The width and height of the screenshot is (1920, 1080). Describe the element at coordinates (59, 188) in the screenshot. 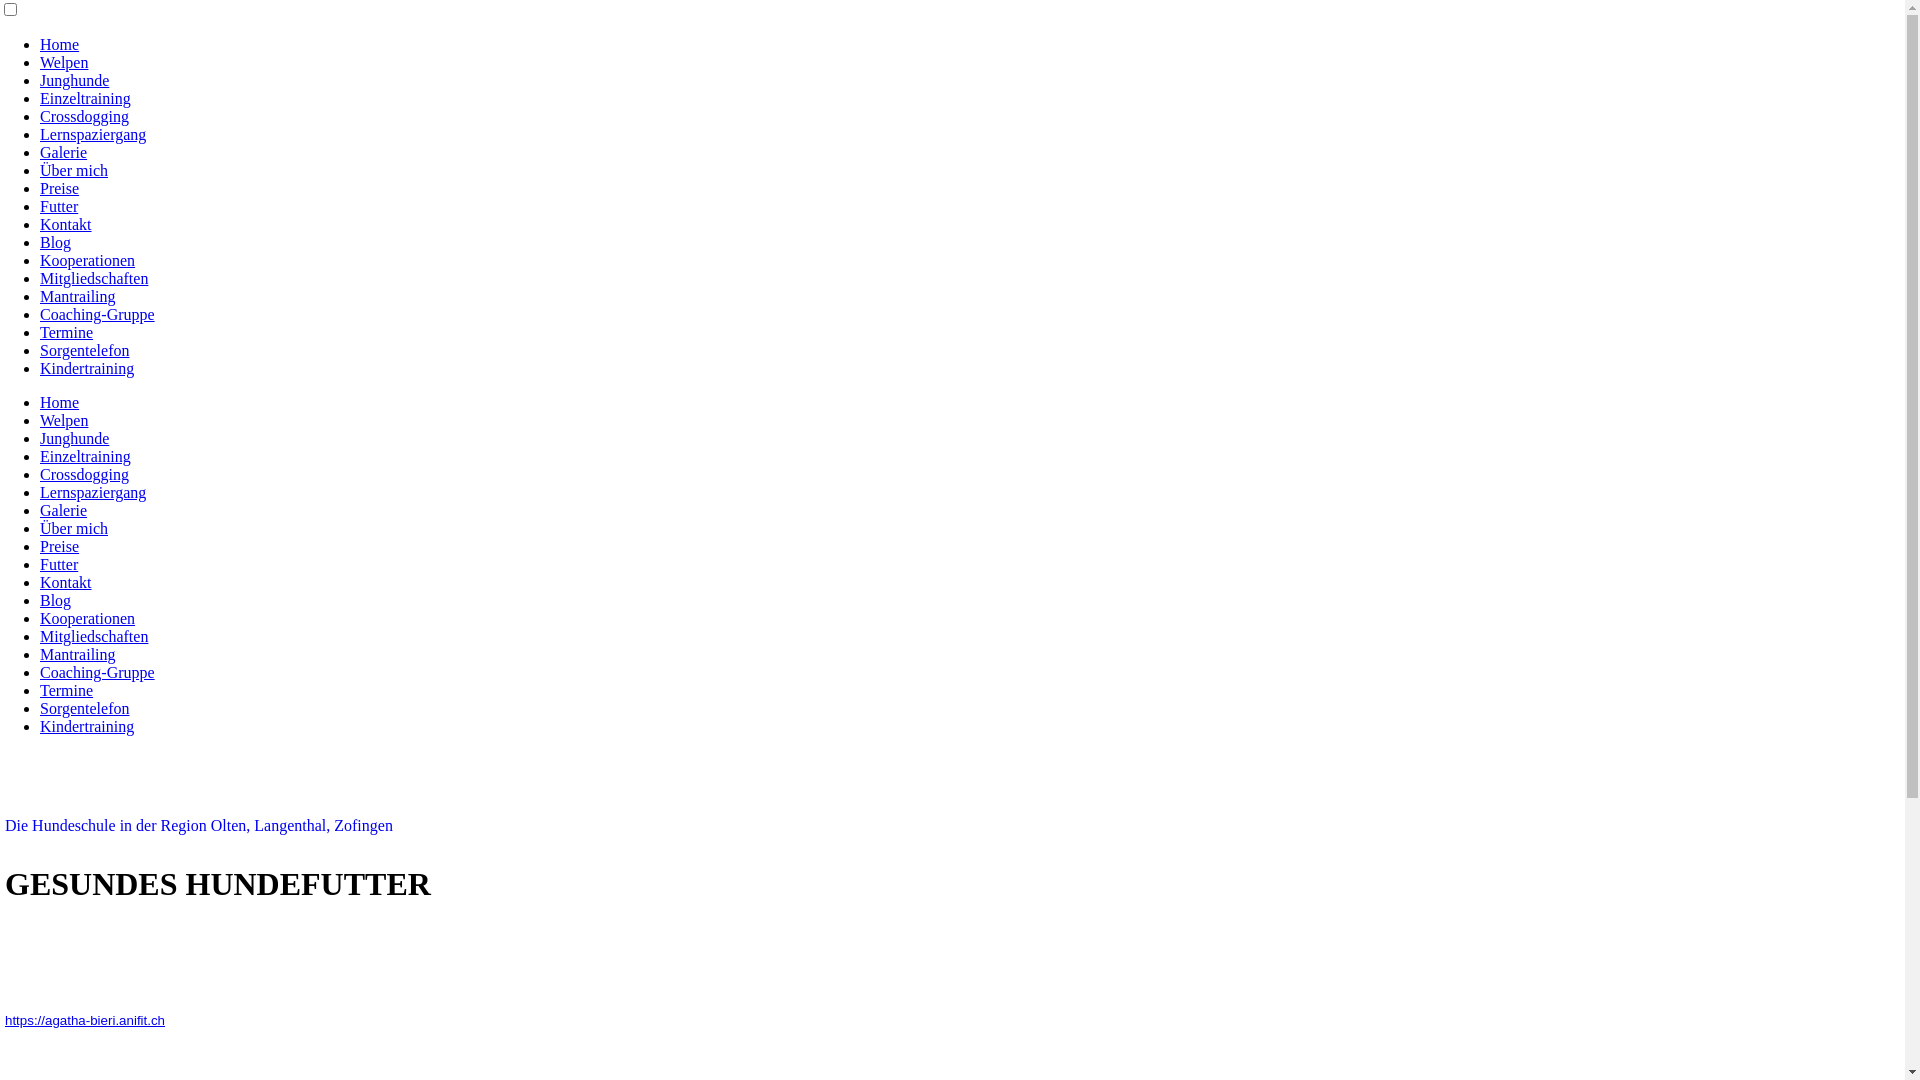

I see `'Preise'` at that location.